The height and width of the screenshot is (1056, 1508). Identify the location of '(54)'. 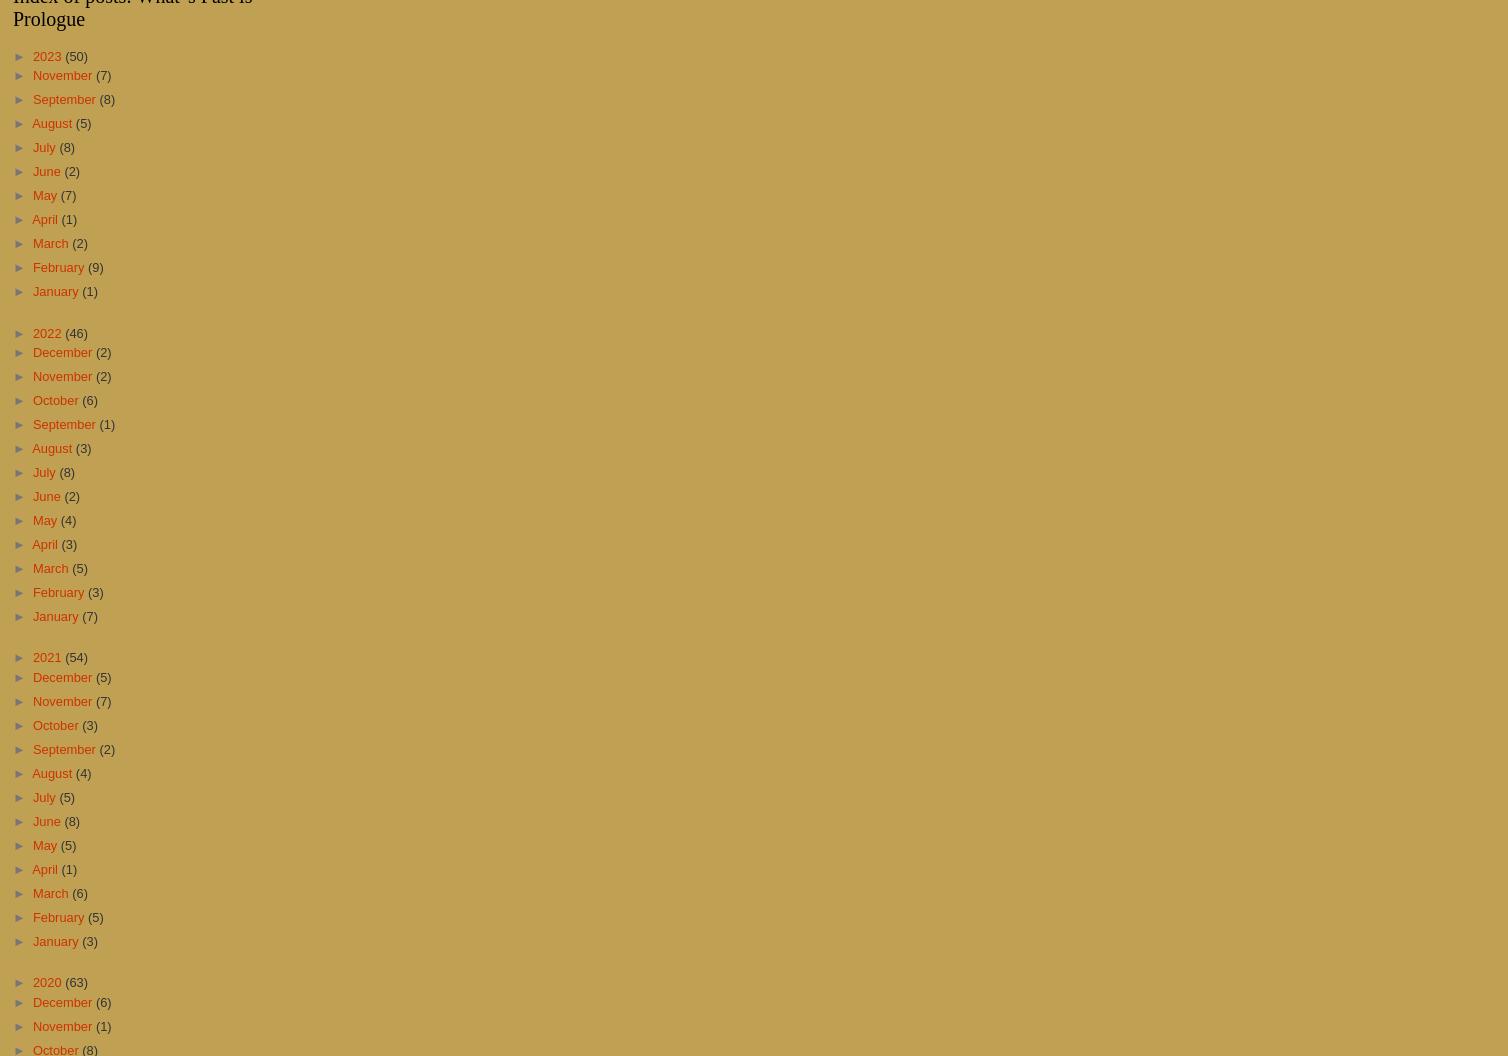
(76, 656).